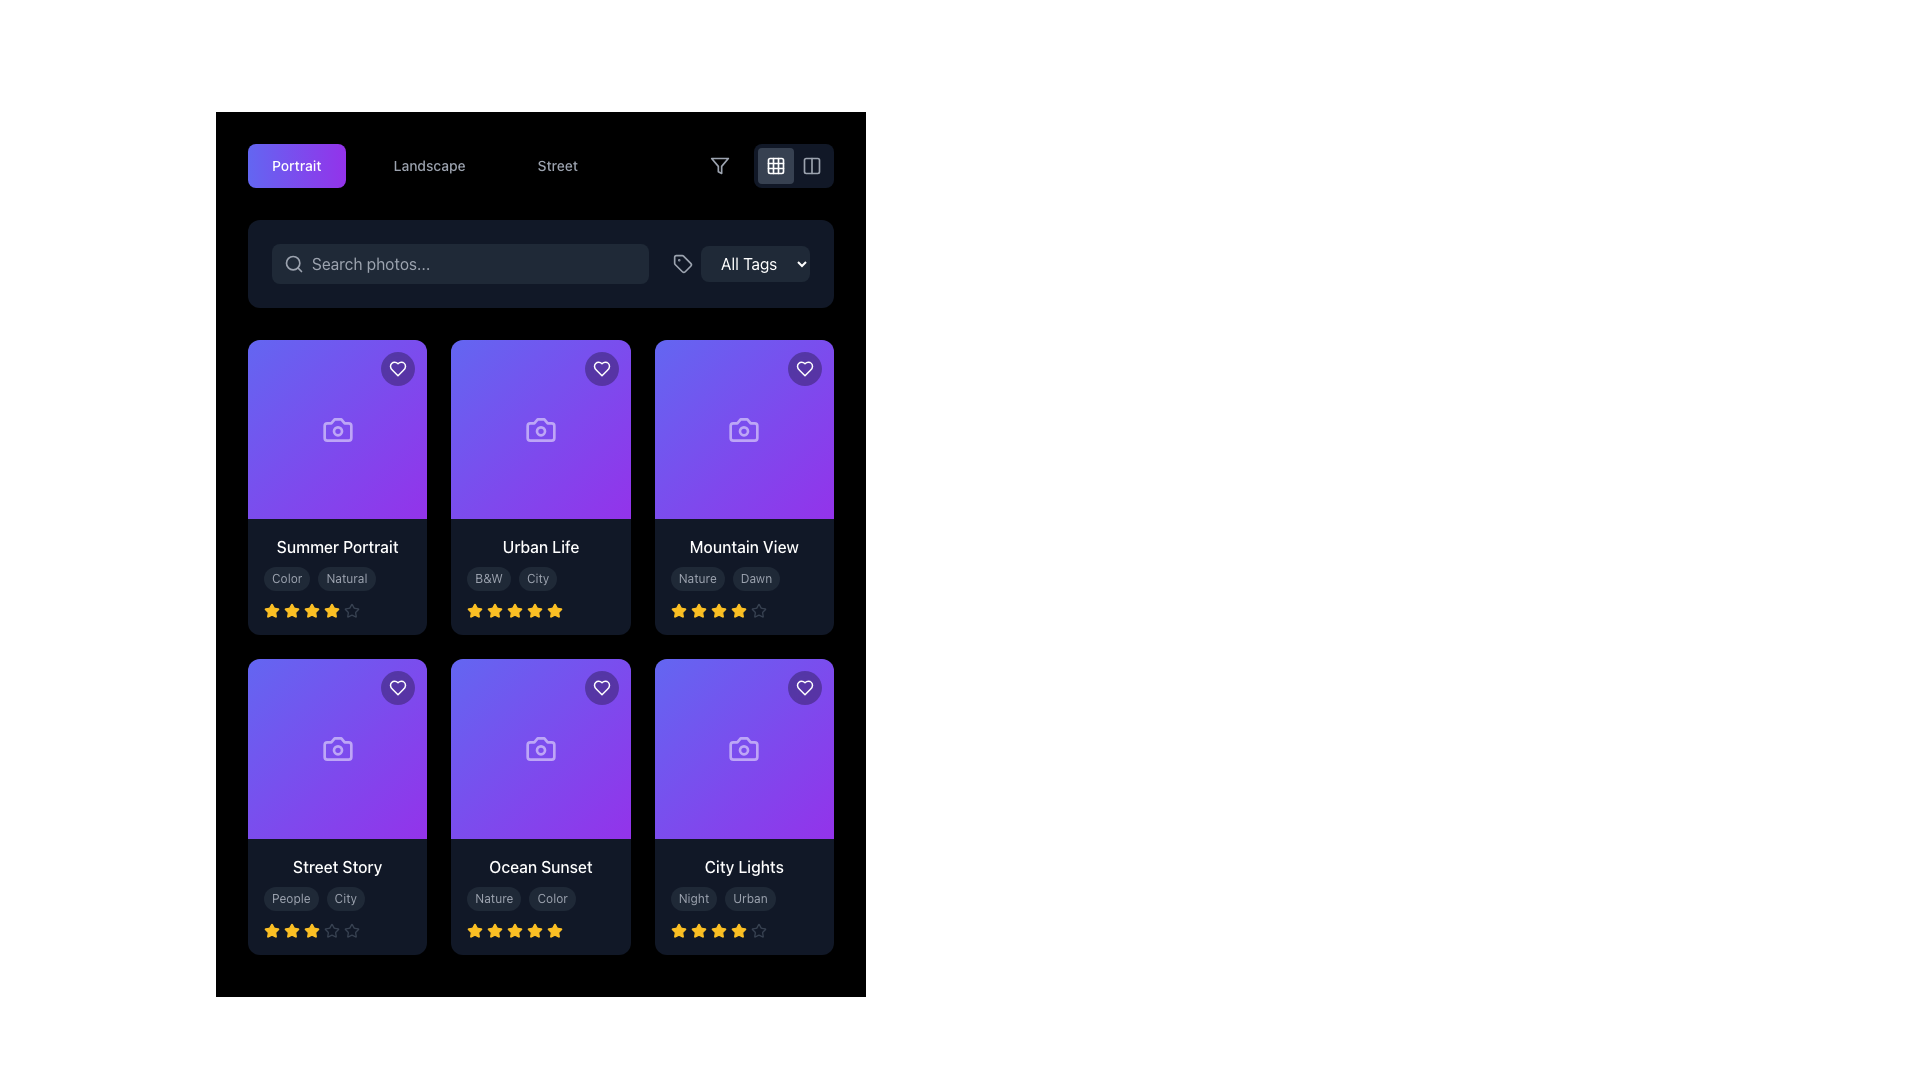 Image resolution: width=1920 pixels, height=1080 pixels. Describe the element at coordinates (805, 687) in the screenshot. I see `the like button in the top-right corner of the 'City Lights' card to change its background color` at that location.